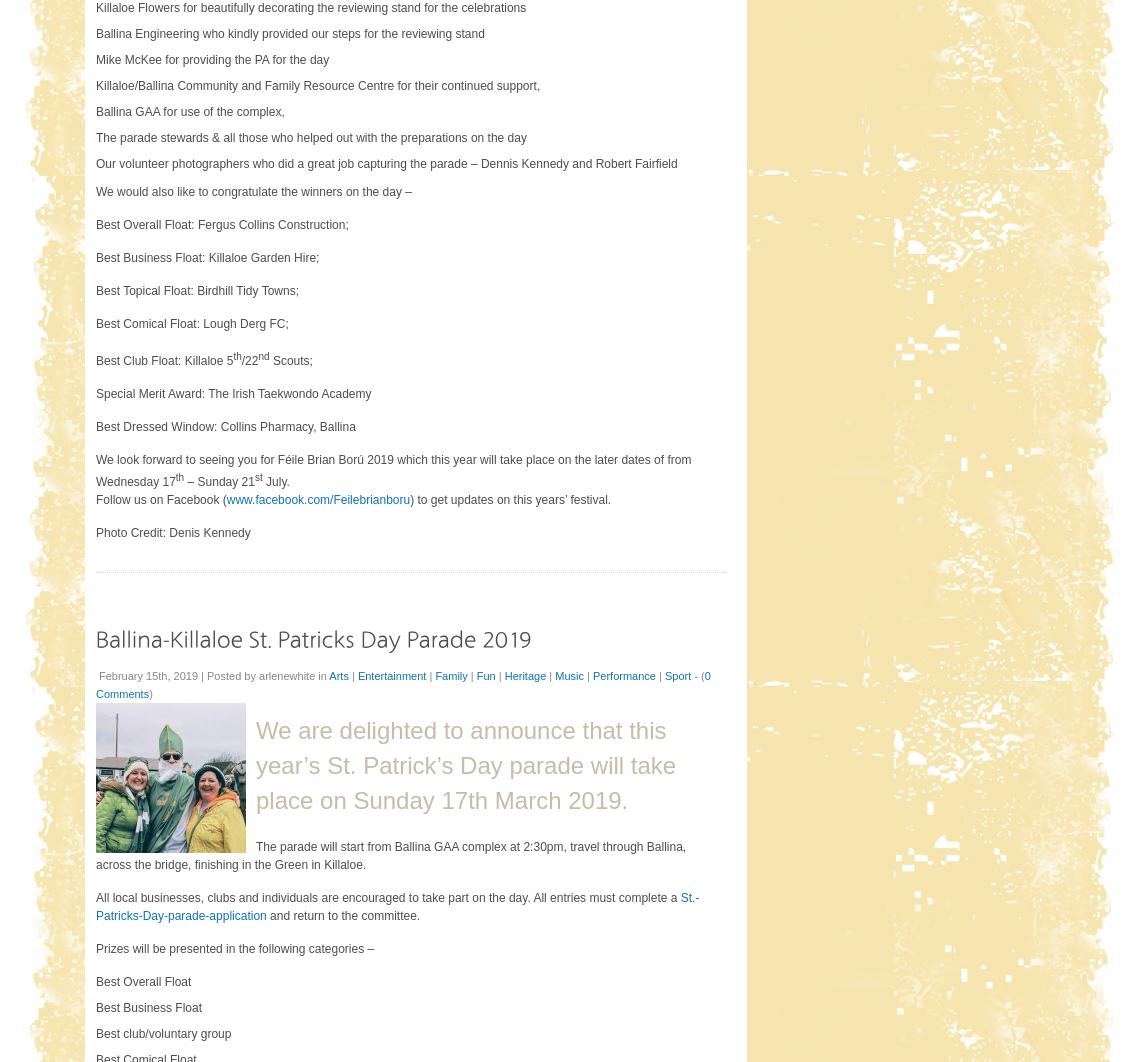  Describe the element at coordinates (94, 684) in the screenshot. I see `'0 Comments'` at that location.